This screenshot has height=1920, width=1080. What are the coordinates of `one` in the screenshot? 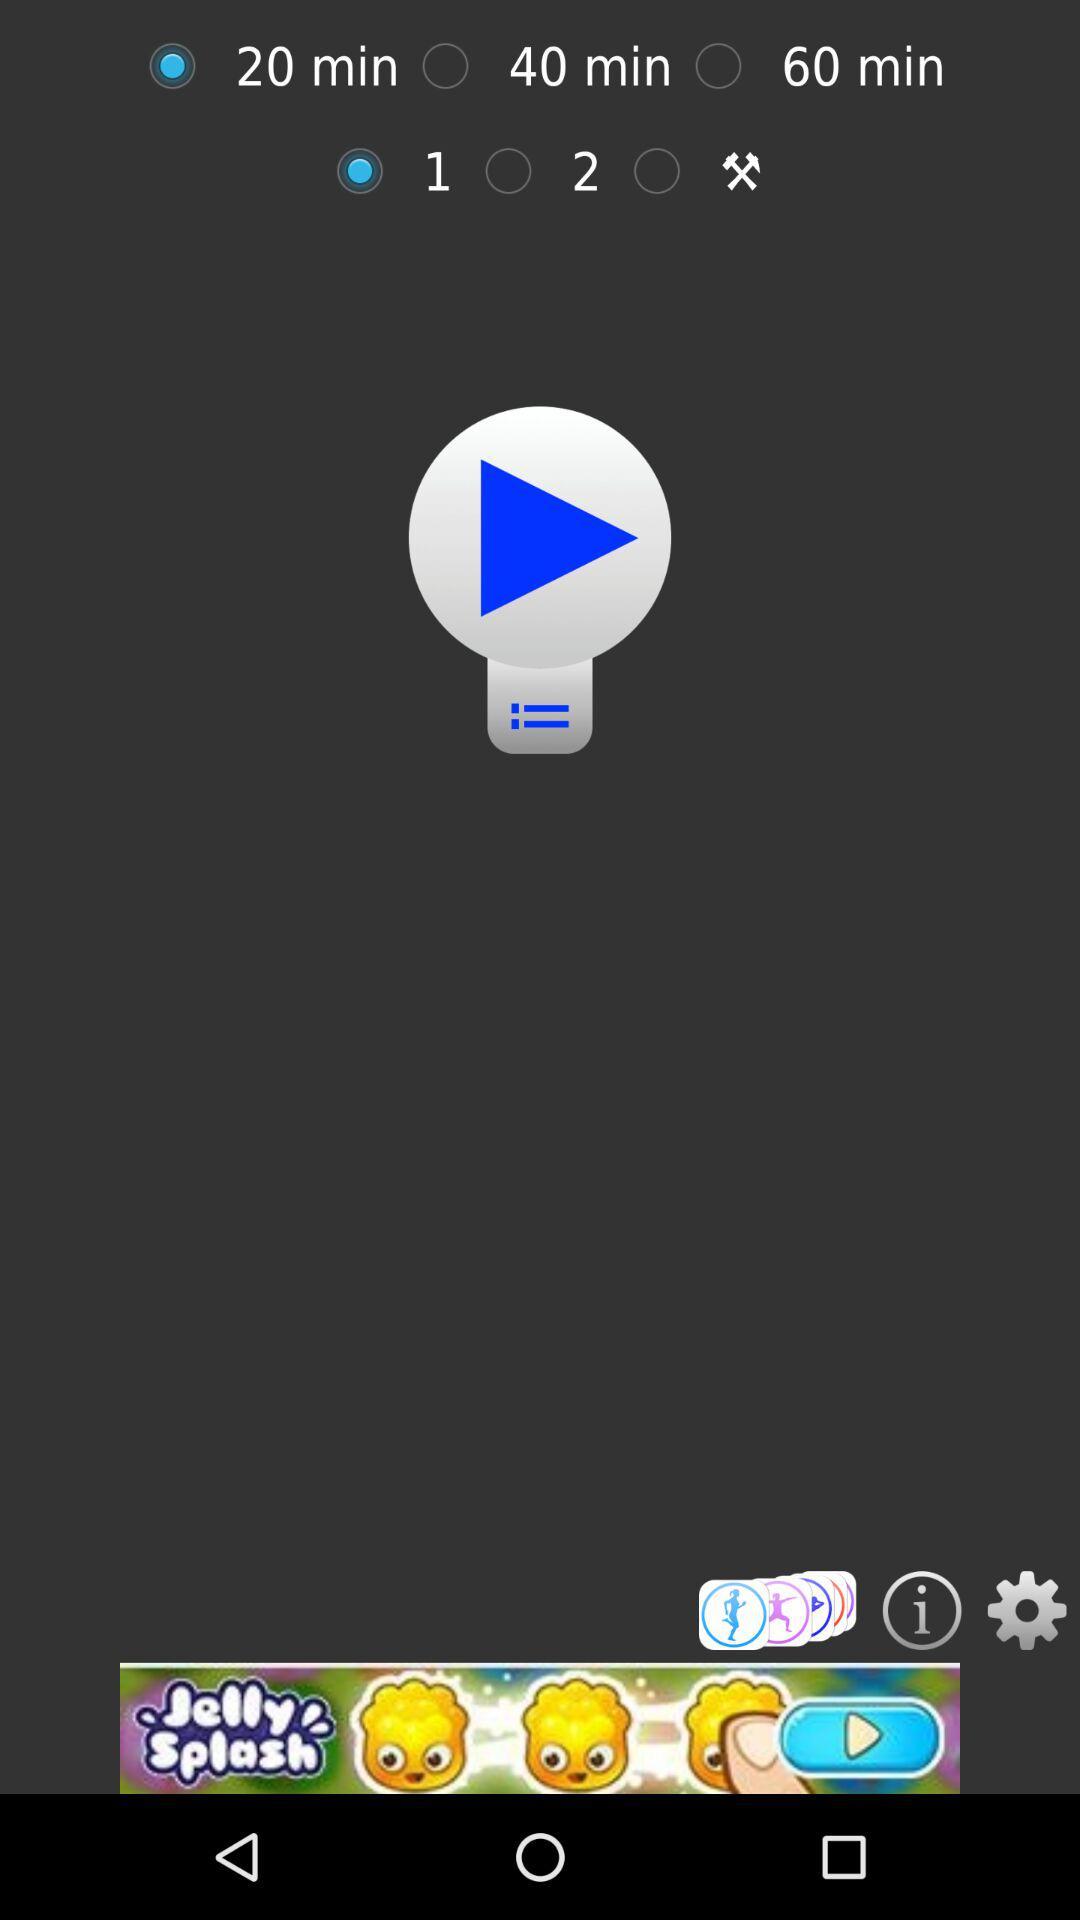 It's located at (370, 171).